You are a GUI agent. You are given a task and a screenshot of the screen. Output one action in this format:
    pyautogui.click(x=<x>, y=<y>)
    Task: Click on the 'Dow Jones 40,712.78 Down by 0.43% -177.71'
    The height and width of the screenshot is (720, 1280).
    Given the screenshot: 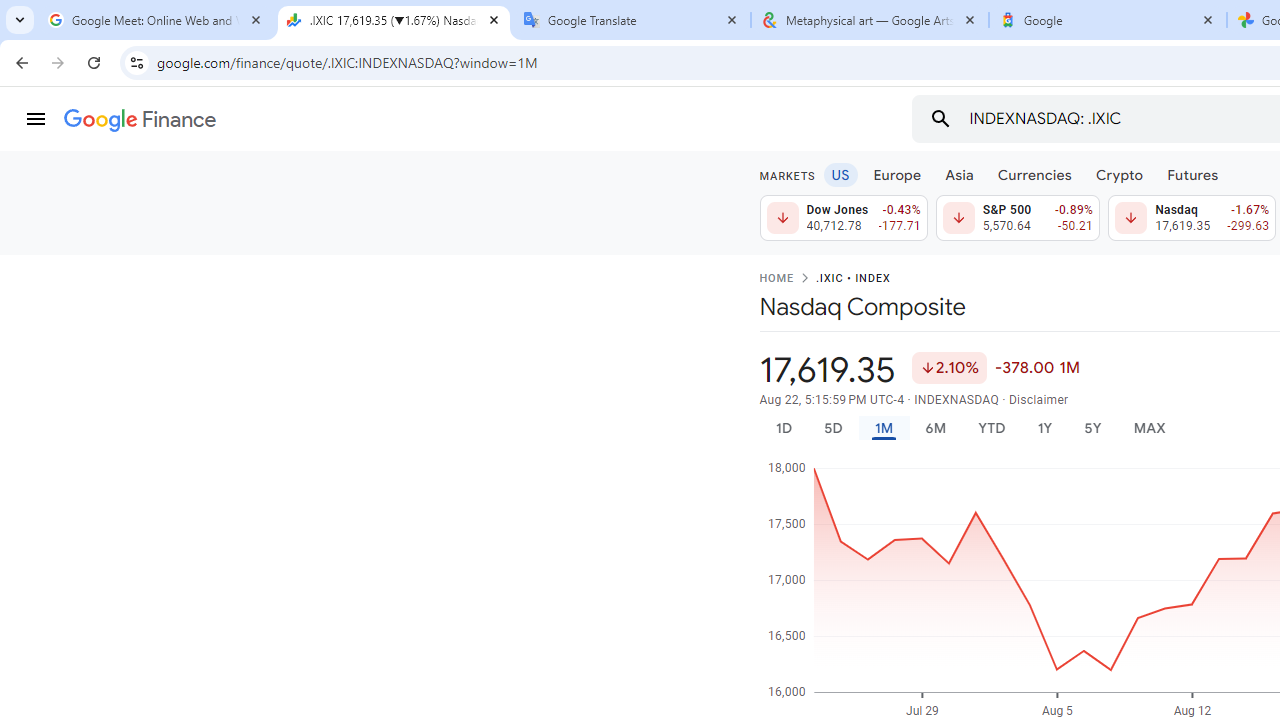 What is the action you would take?
    pyautogui.click(x=843, y=218)
    